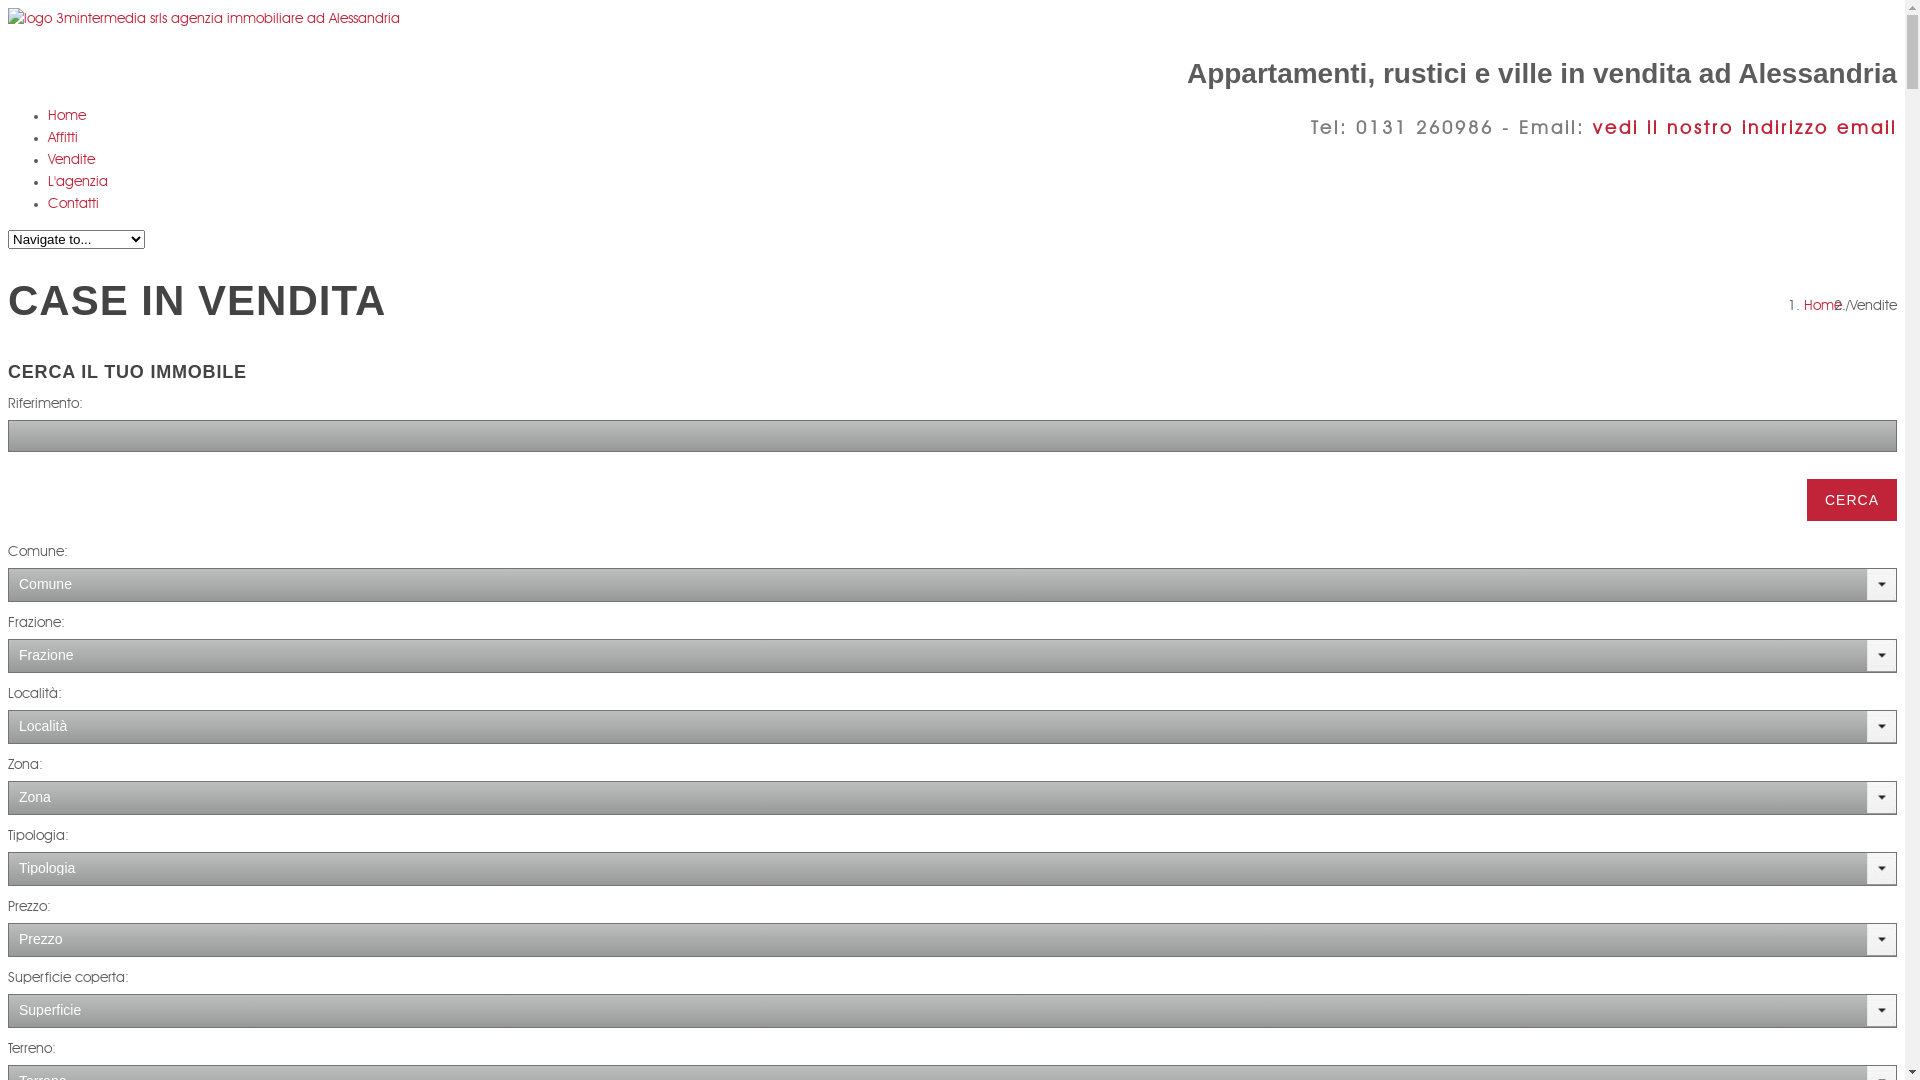 The image size is (1920, 1080). What do you see at coordinates (77, 181) in the screenshot?
I see `'L'agenzia'` at bounding box center [77, 181].